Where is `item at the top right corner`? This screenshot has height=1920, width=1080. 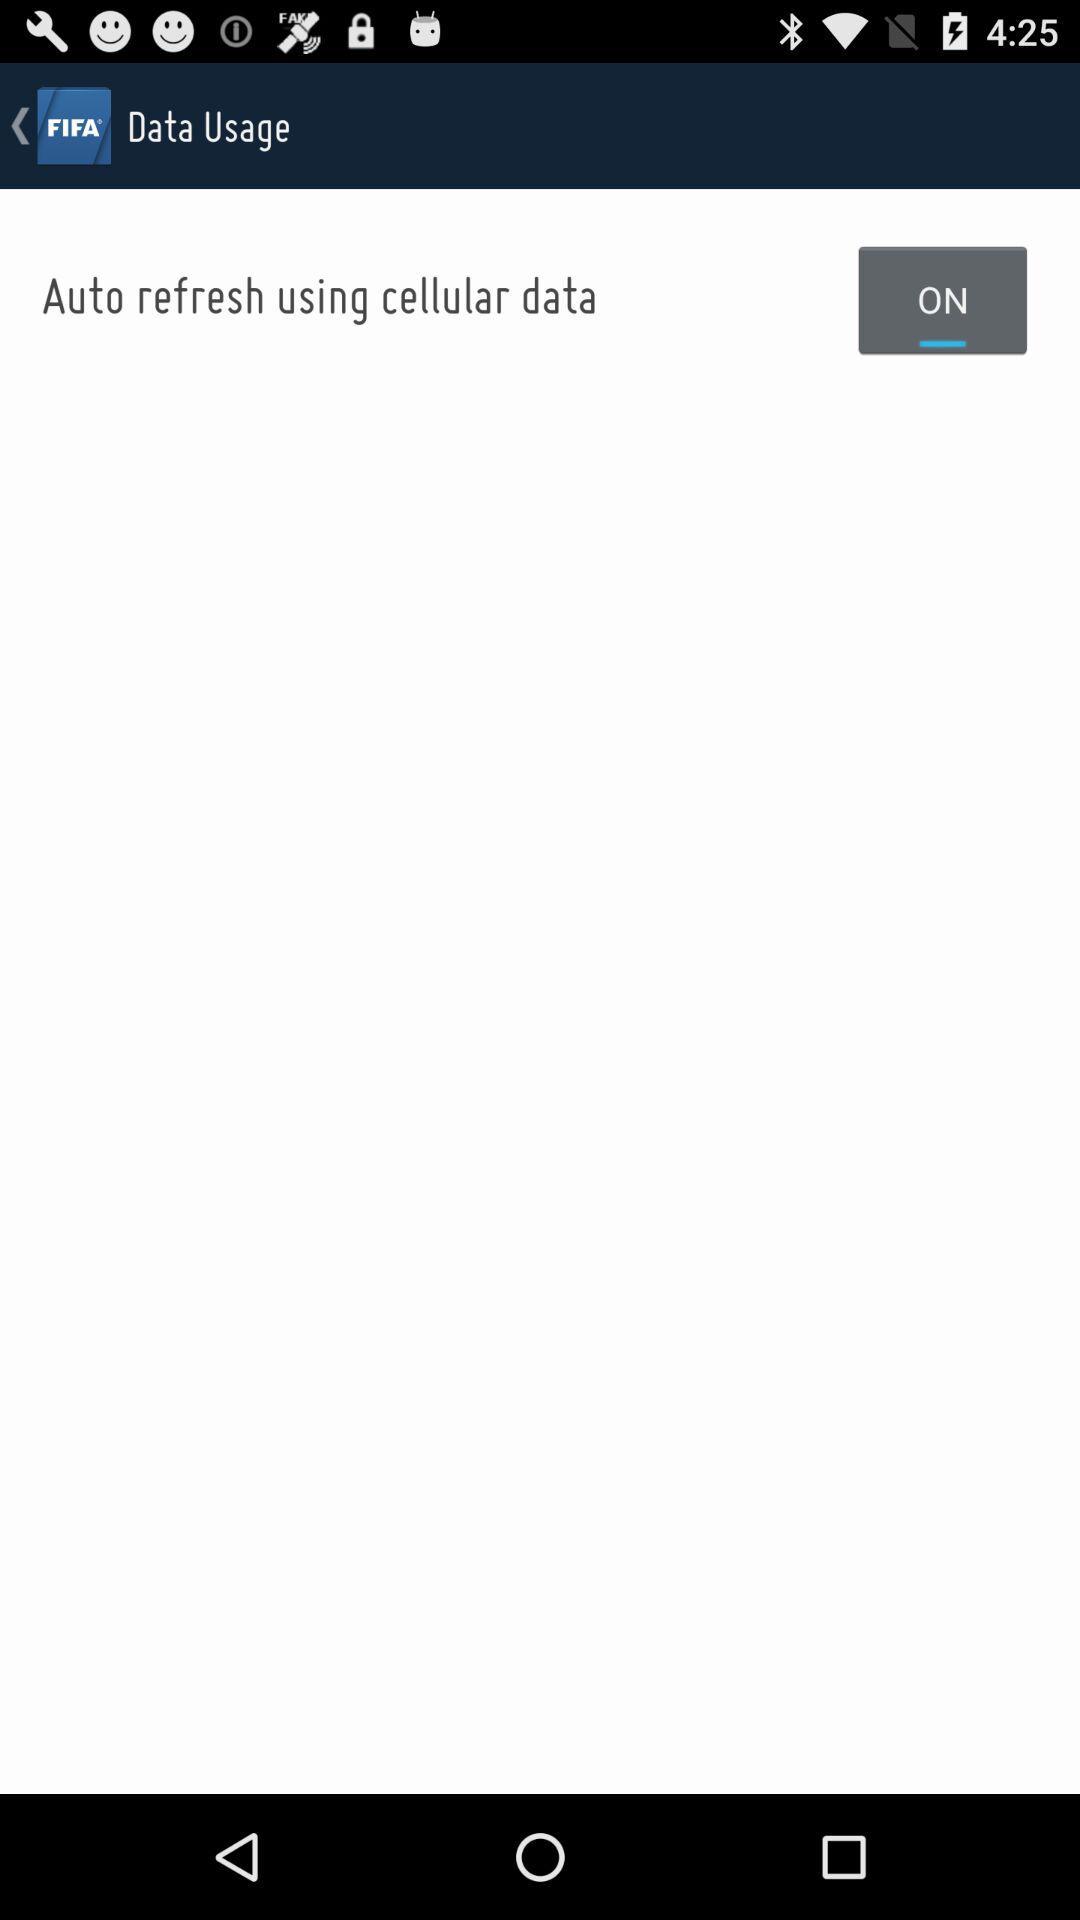
item at the top right corner is located at coordinates (943, 298).